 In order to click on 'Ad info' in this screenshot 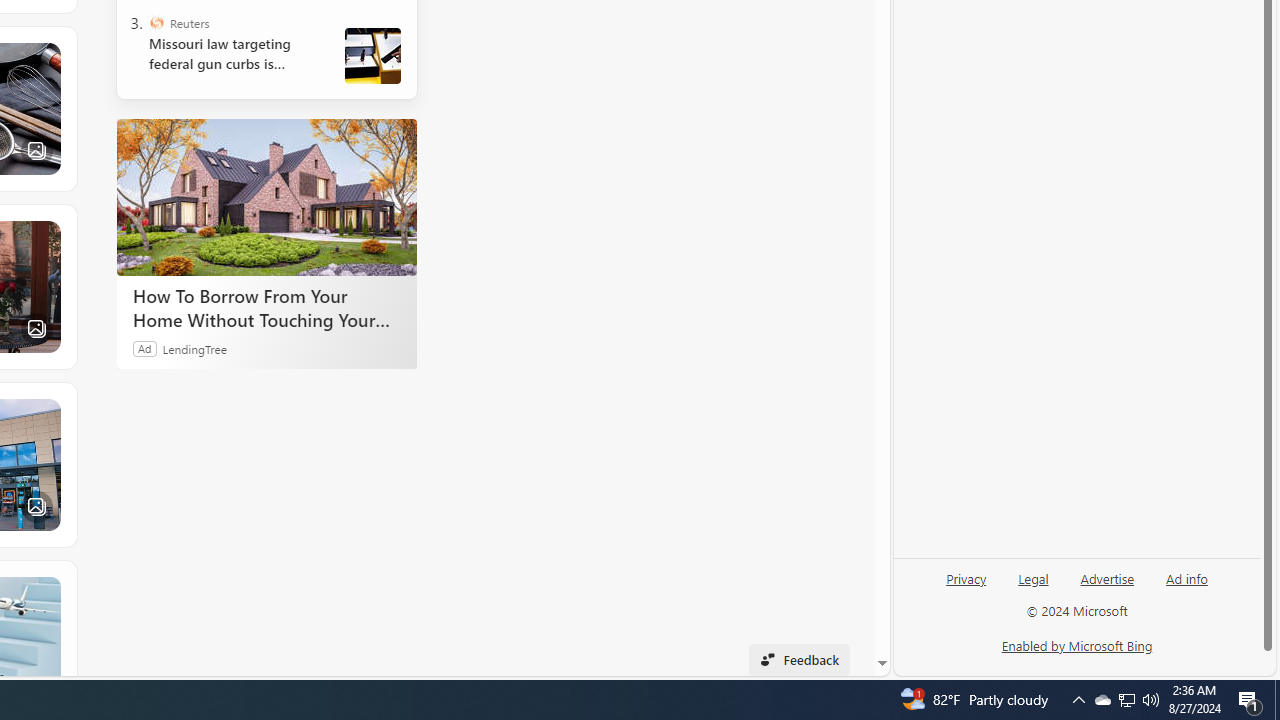, I will do `click(1186, 585)`.